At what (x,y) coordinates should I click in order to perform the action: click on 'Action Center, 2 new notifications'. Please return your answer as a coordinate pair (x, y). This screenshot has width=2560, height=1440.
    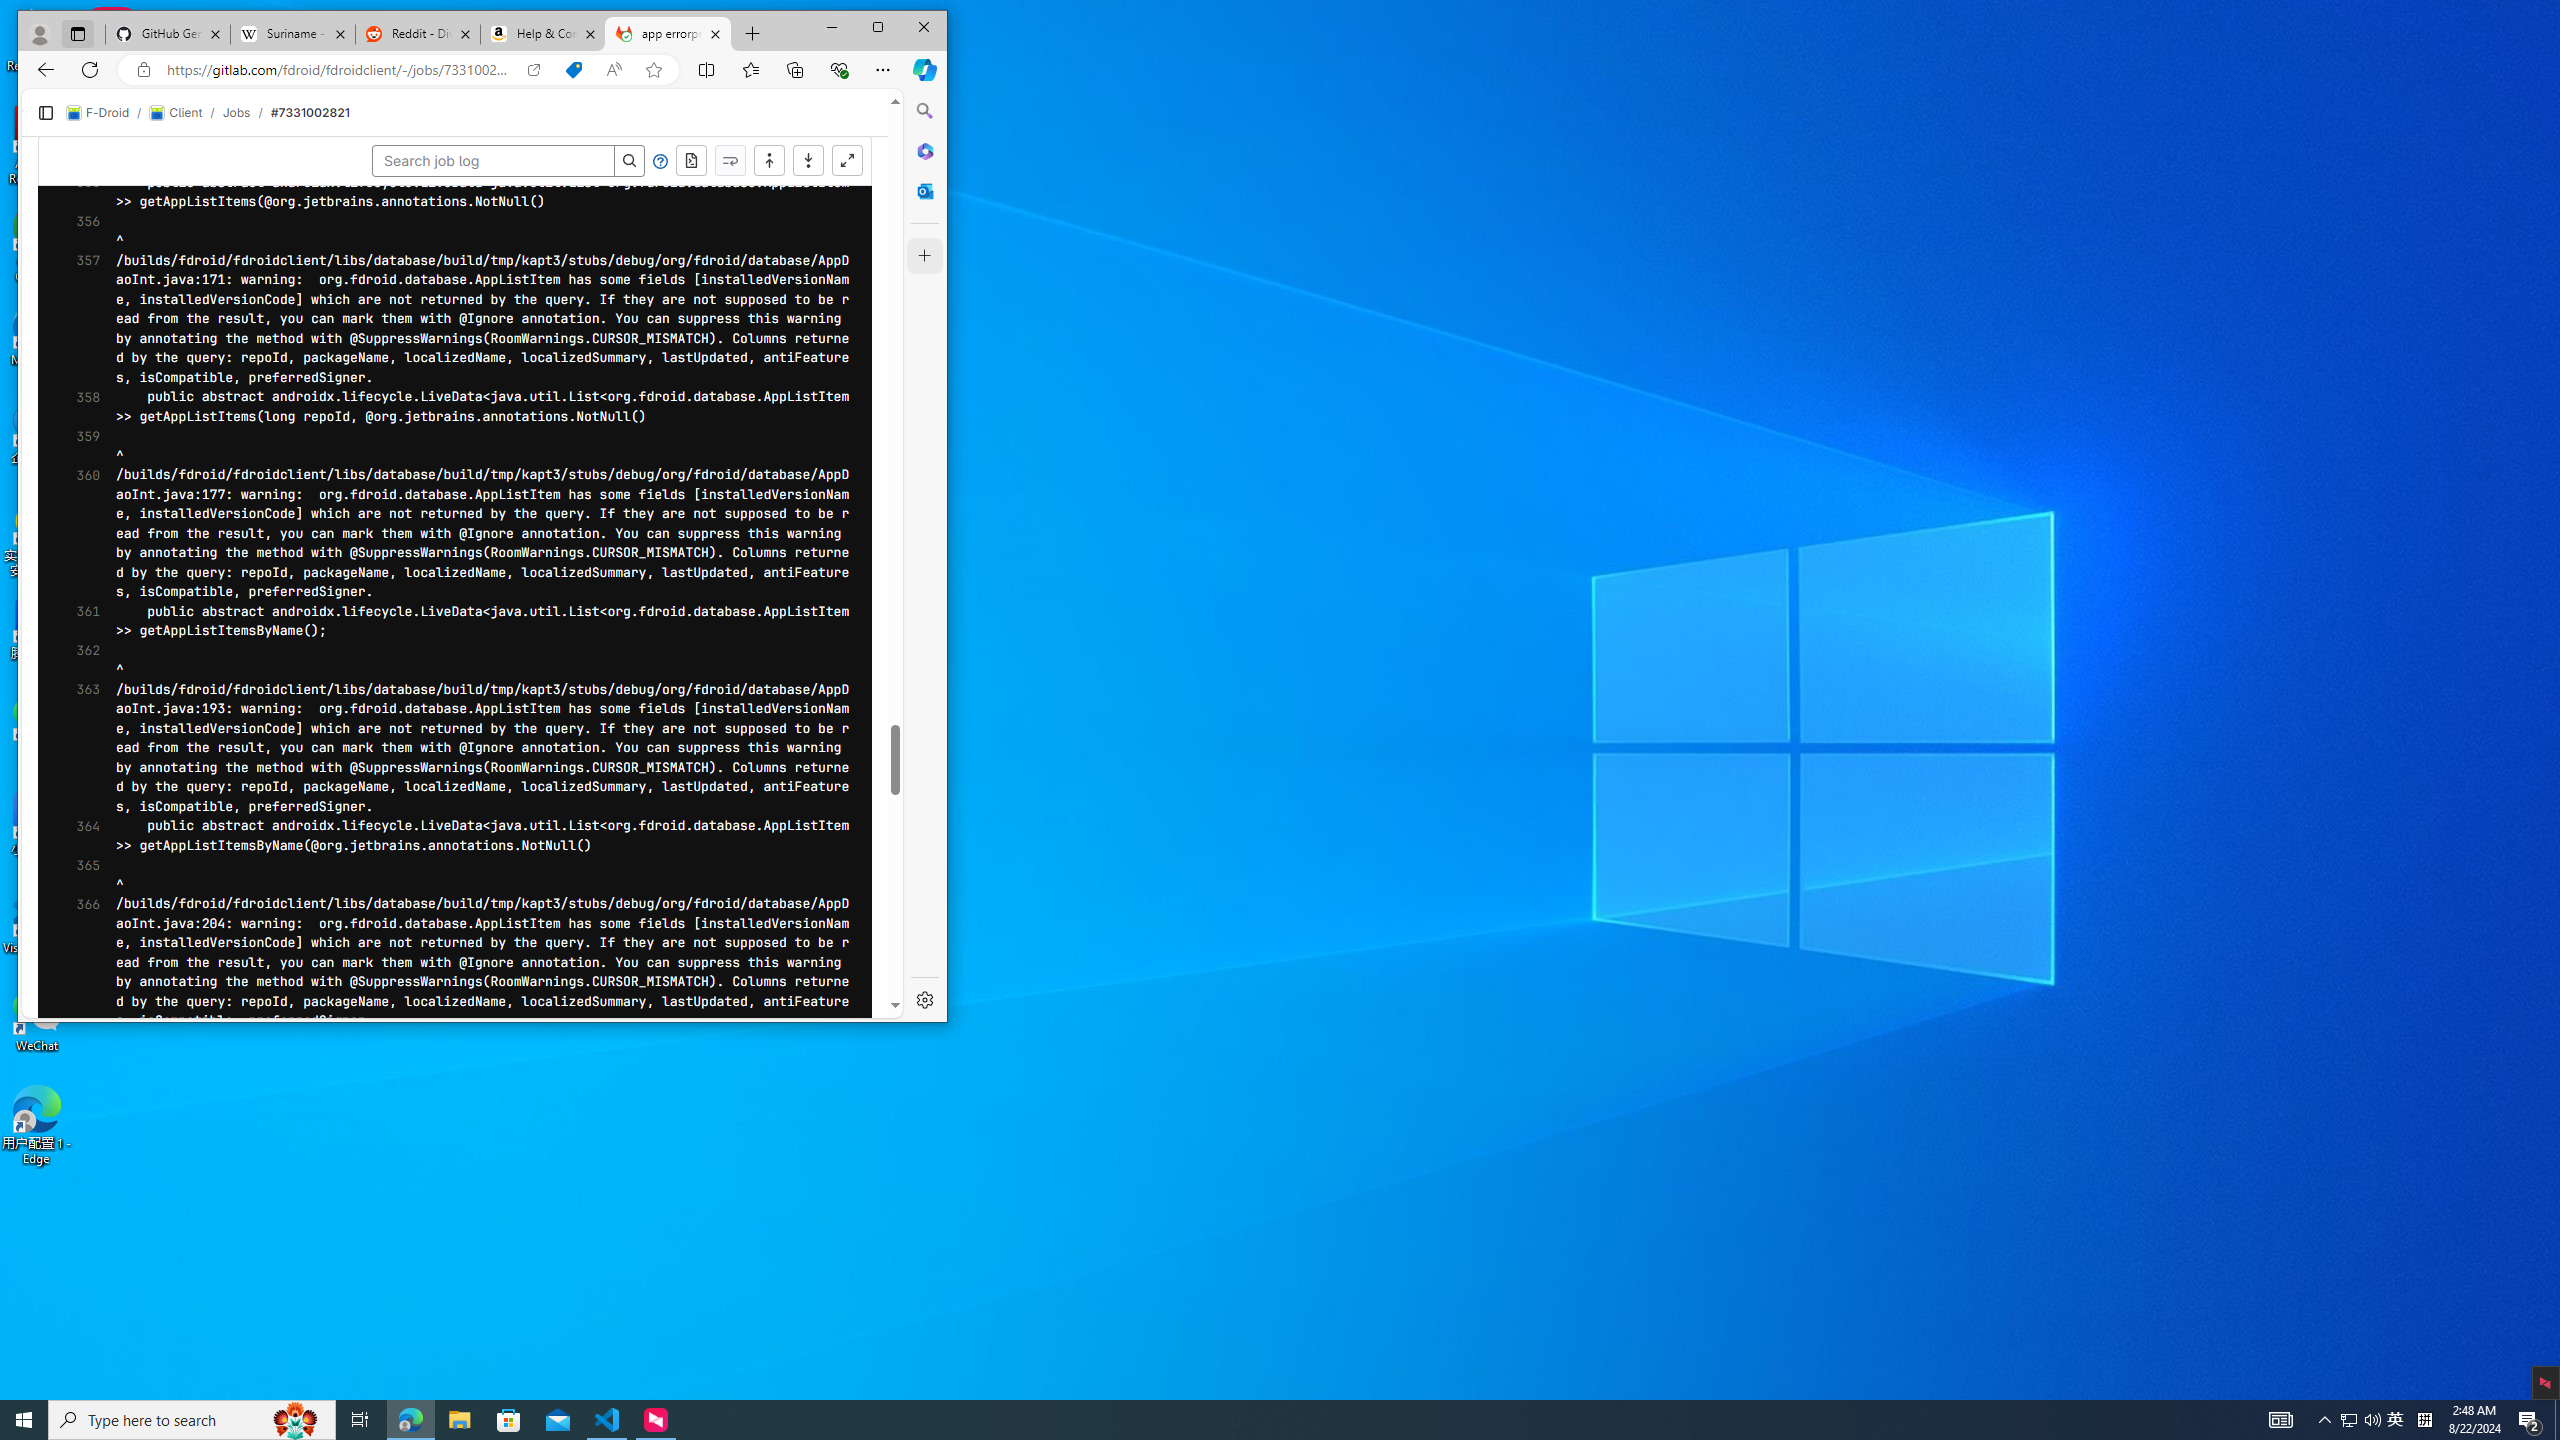
    Looking at the image, I should click on (2530, 1418).